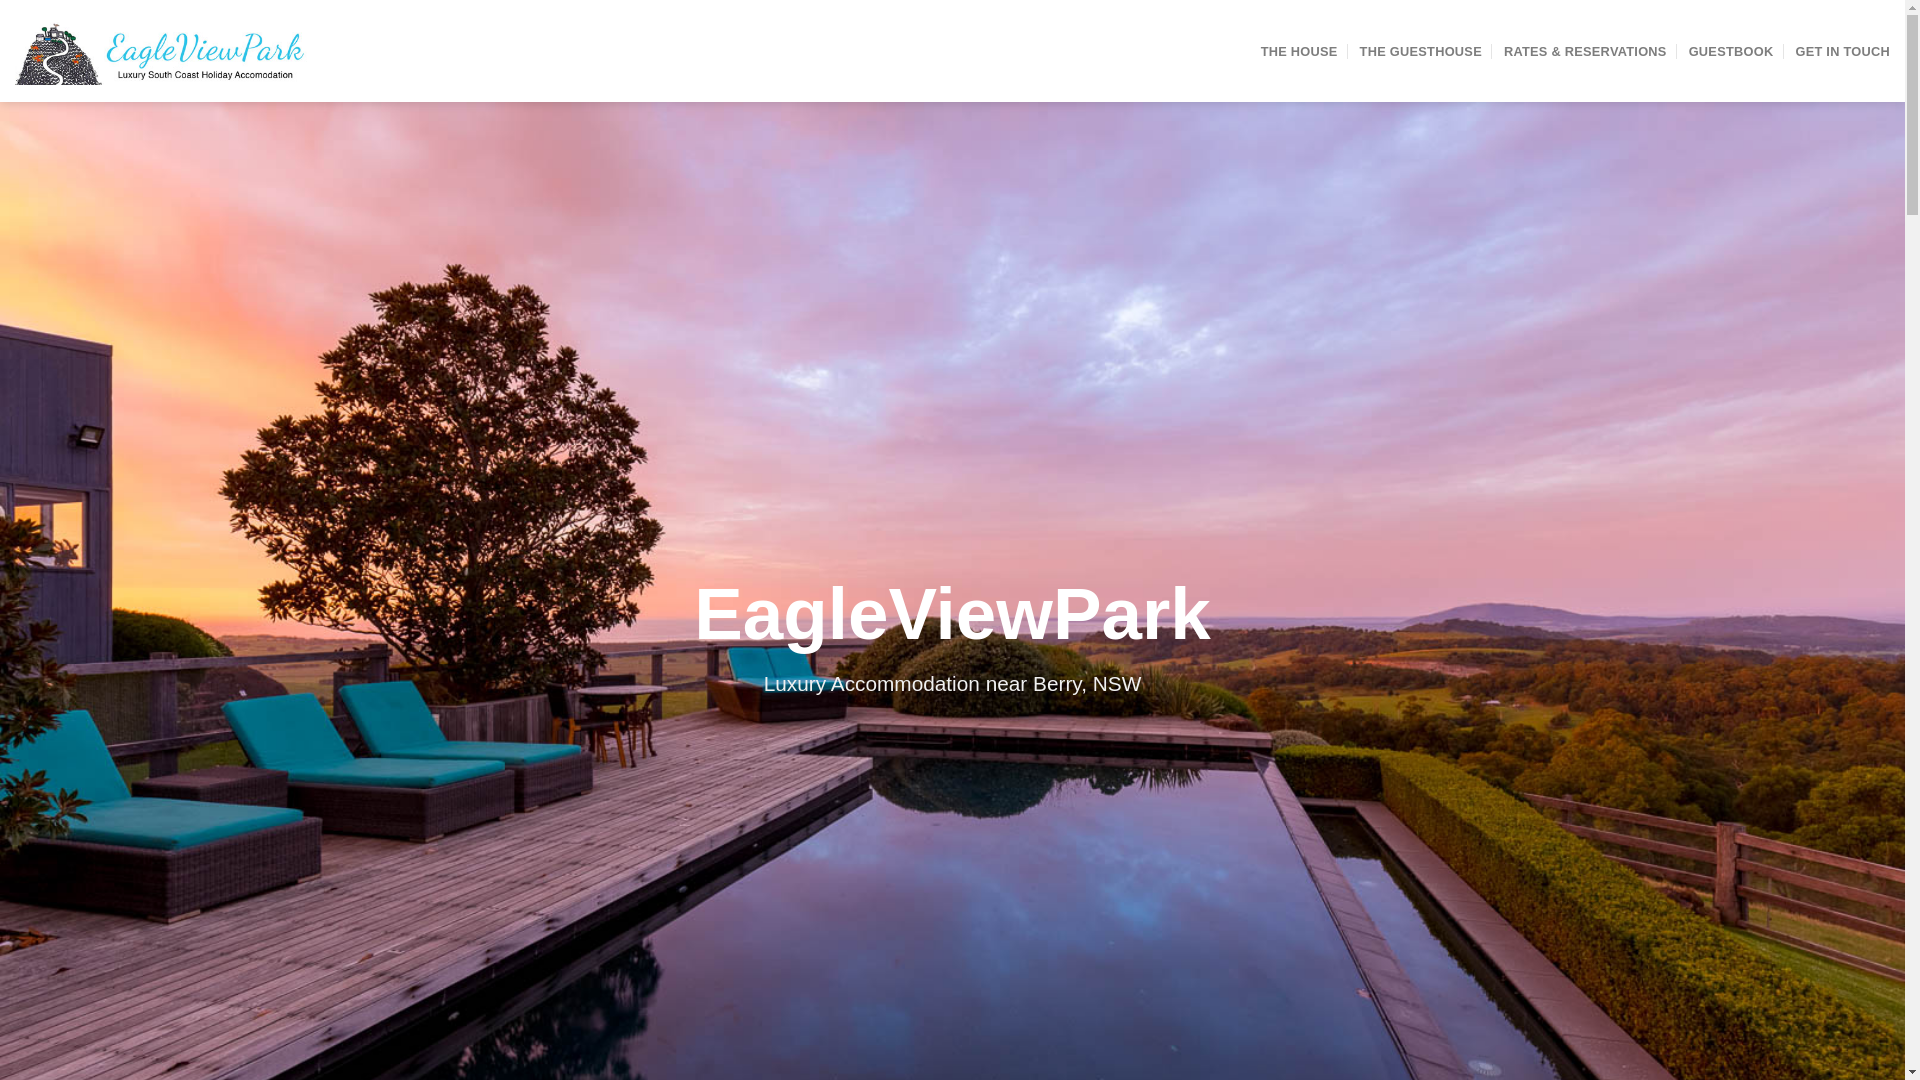 The image size is (1920, 1080). Describe the element at coordinates (1841, 49) in the screenshot. I see `'GET IN TOUCH'` at that location.